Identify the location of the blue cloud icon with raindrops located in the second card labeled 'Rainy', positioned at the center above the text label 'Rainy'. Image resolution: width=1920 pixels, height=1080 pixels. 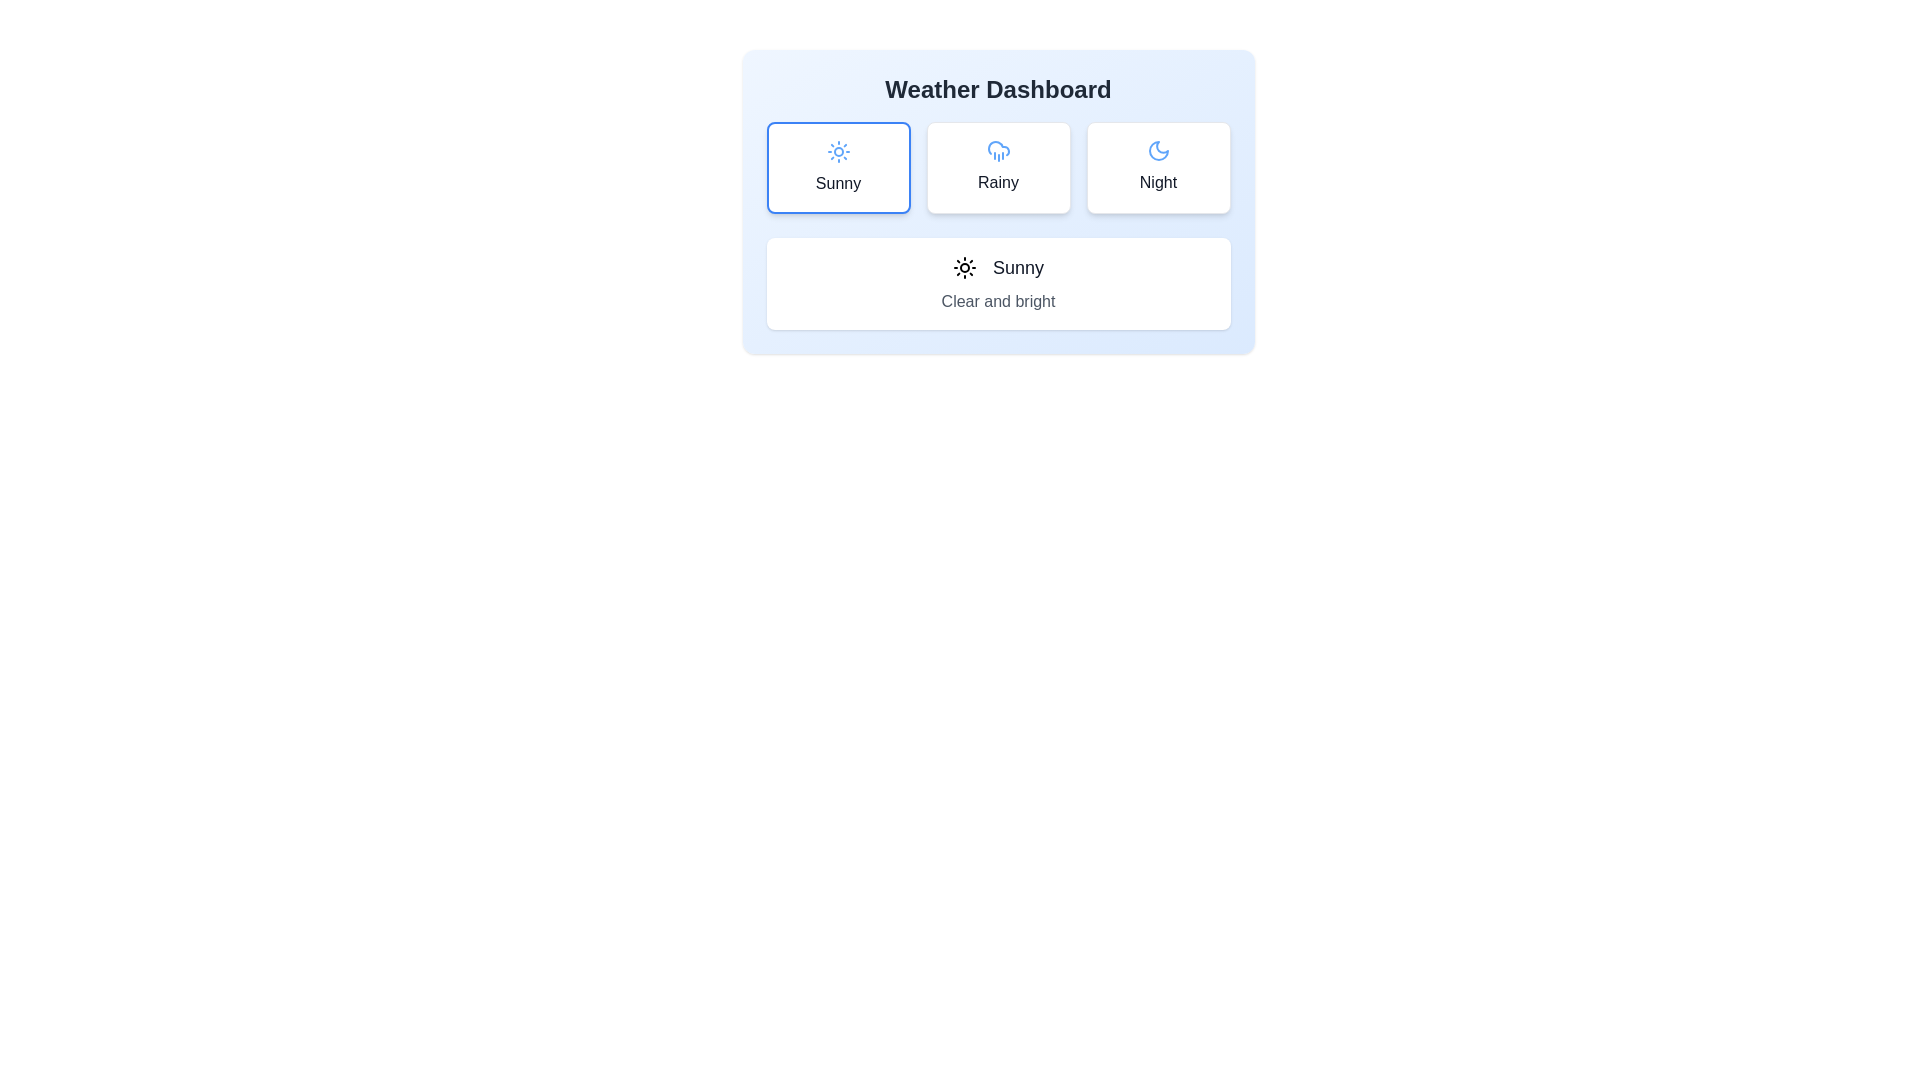
(998, 149).